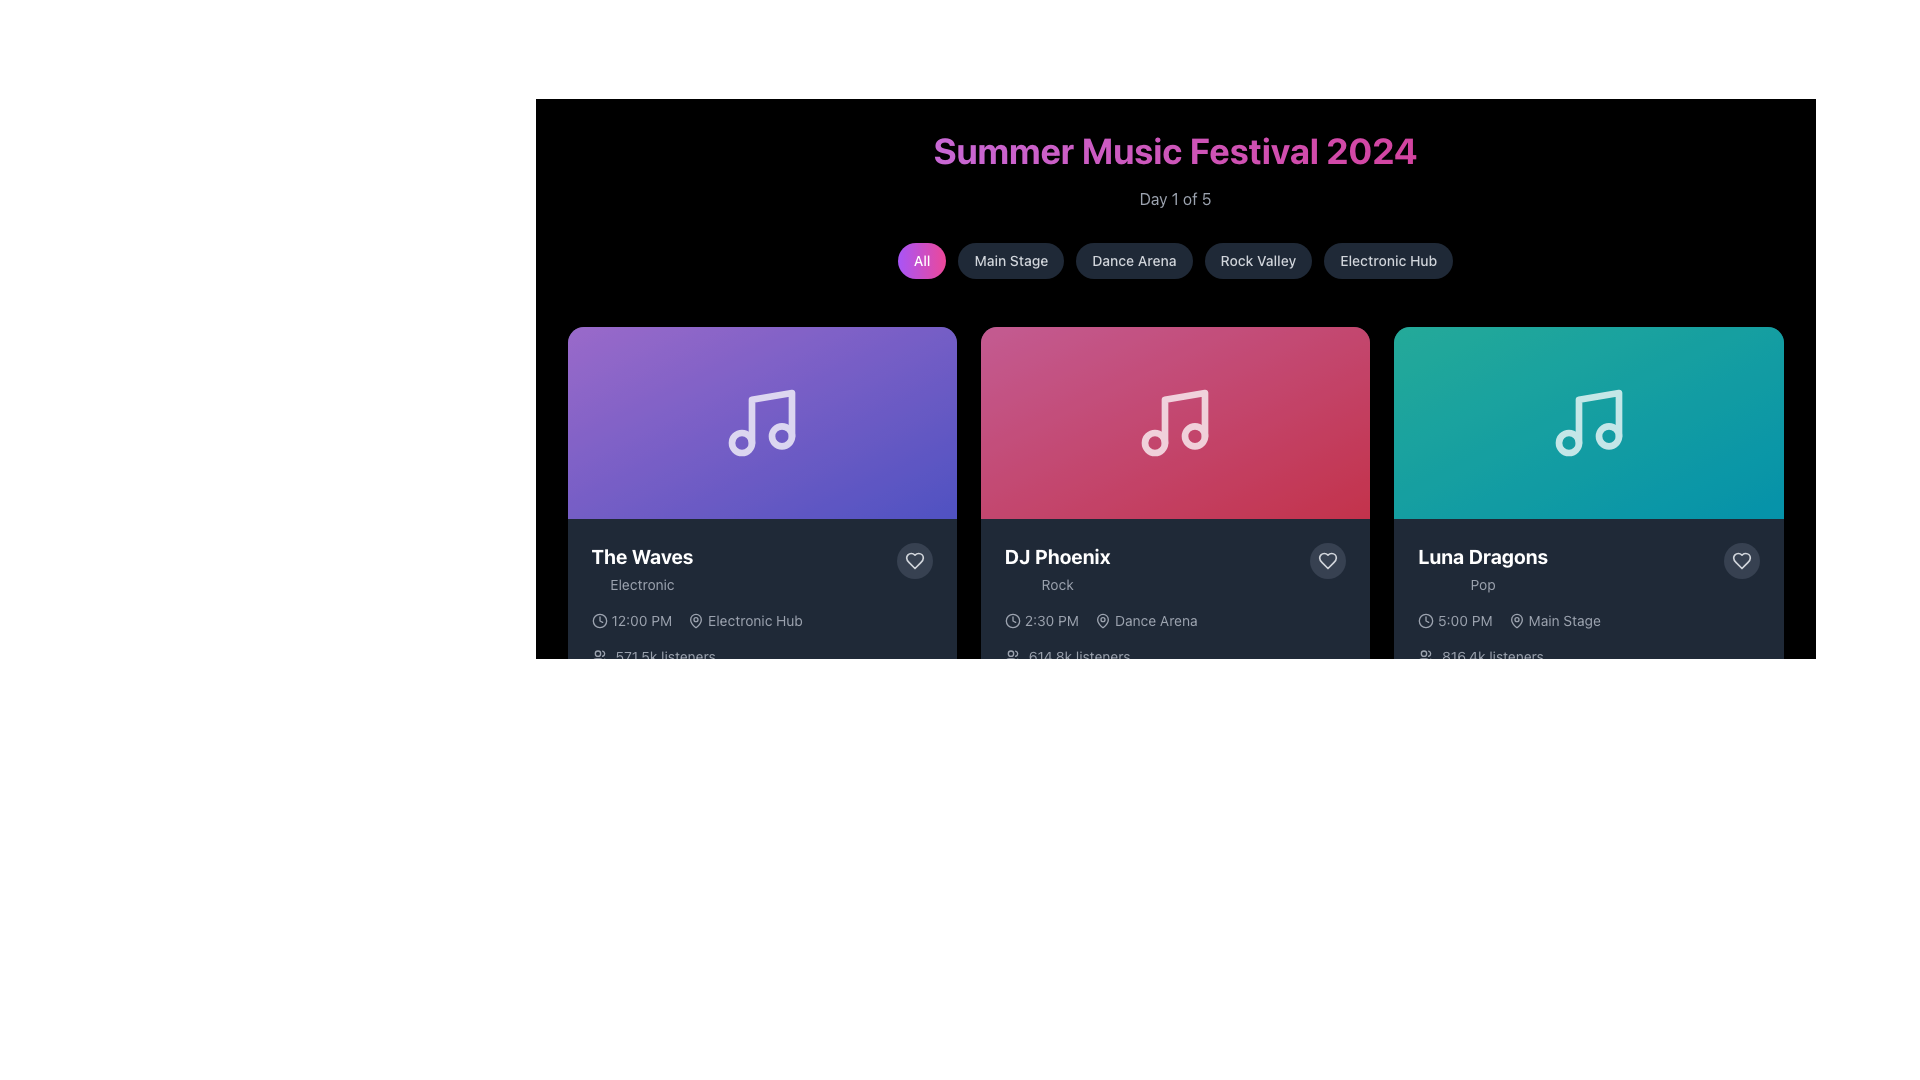  I want to click on the 'Rock Valley' button, which is the fourth button in a row of buttons below the title 'Summer Music Festival 2024', so click(1256, 260).